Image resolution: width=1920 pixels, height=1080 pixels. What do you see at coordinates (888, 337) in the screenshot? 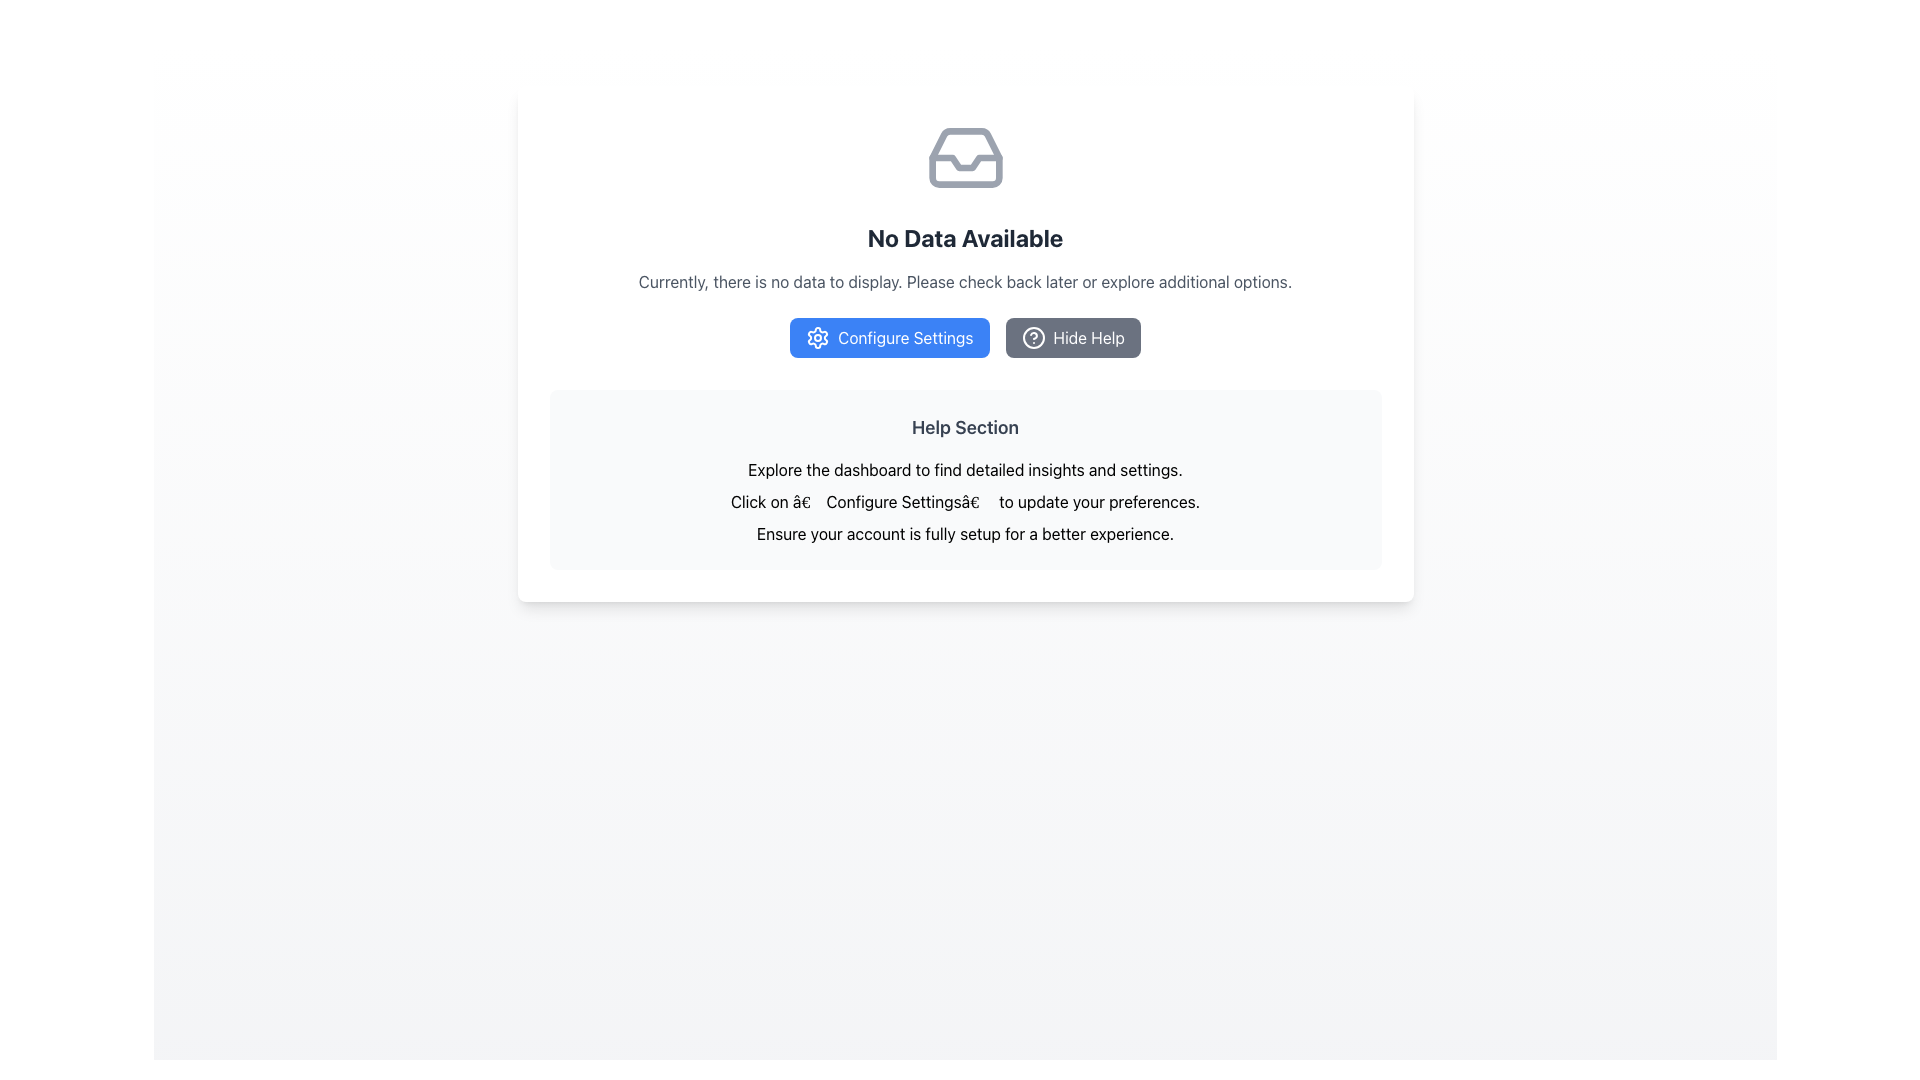
I see `the 'Configure Settings' button, which is a rectangular button with a gear icon and white text on a blue background, to trigger hover-based visual effects` at bounding box center [888, 337].